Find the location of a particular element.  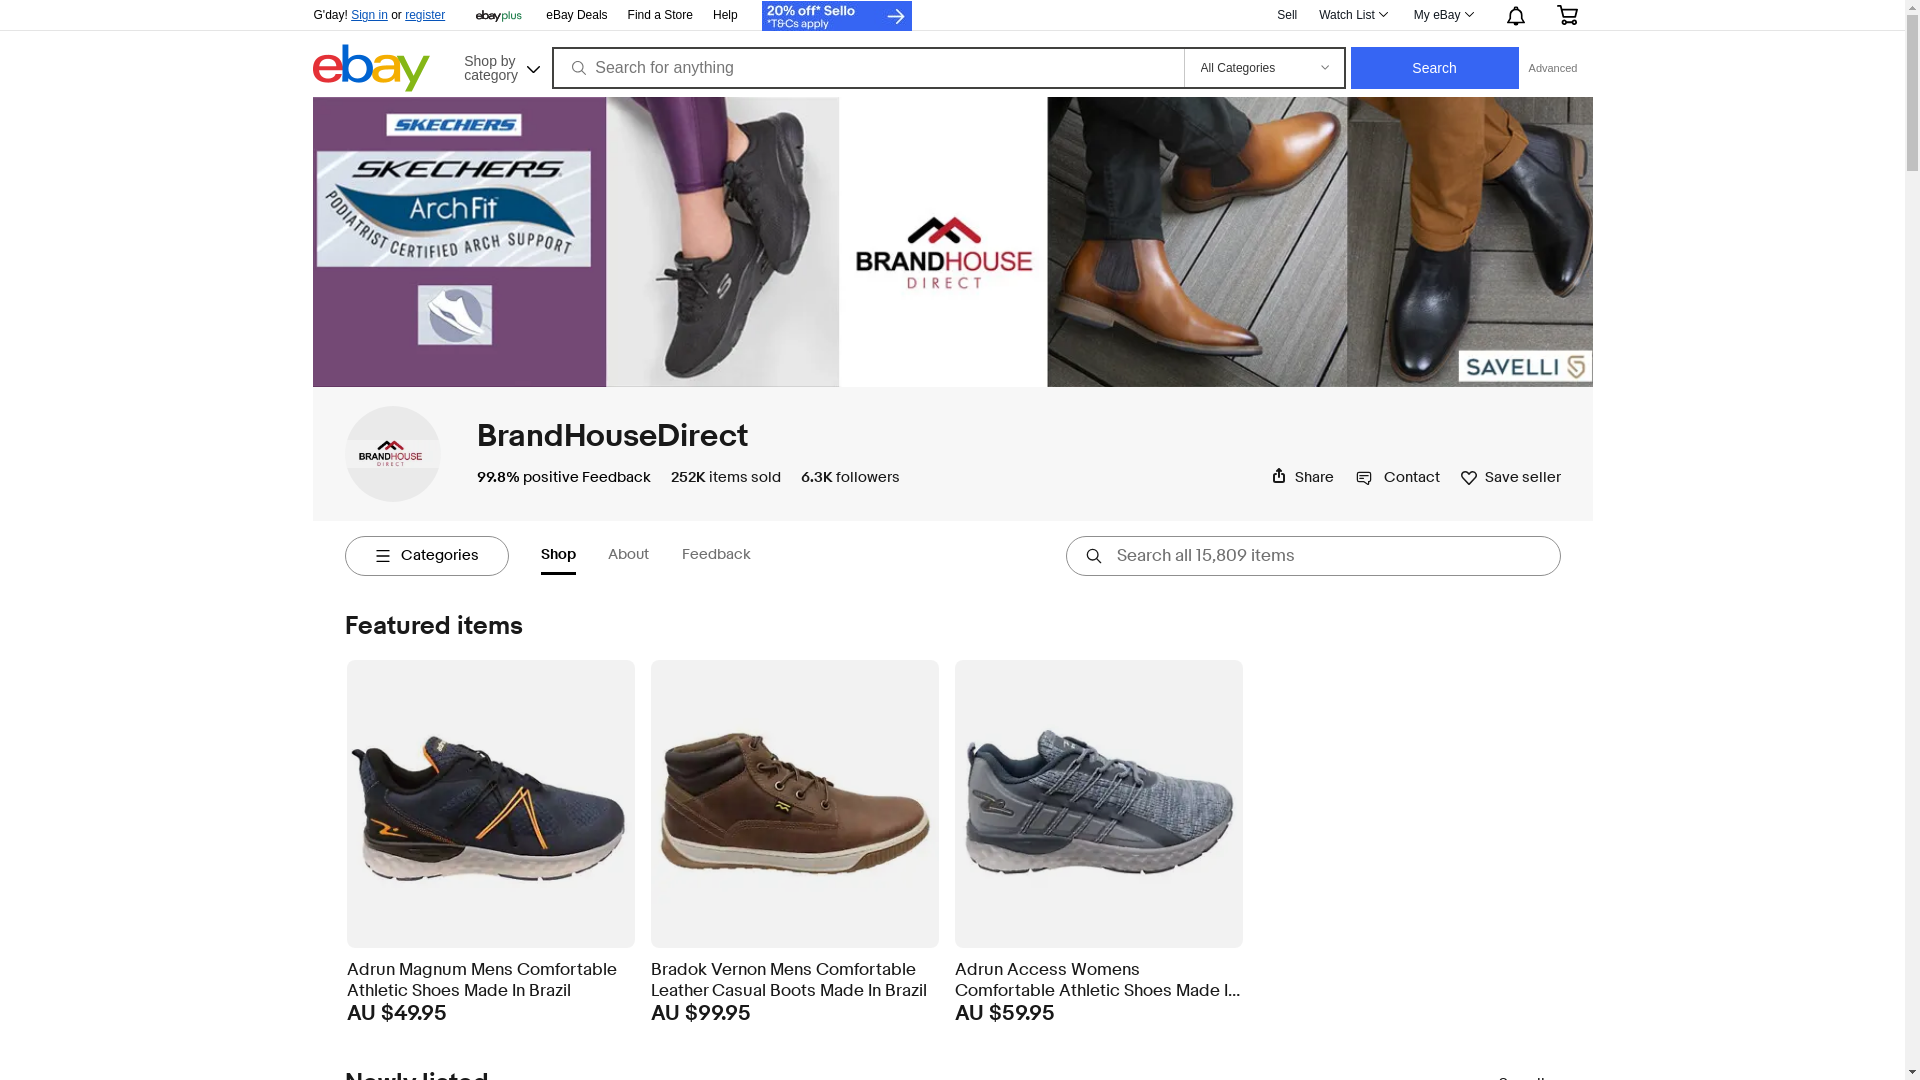

'Sell' is located at coordinates (1286, 15).